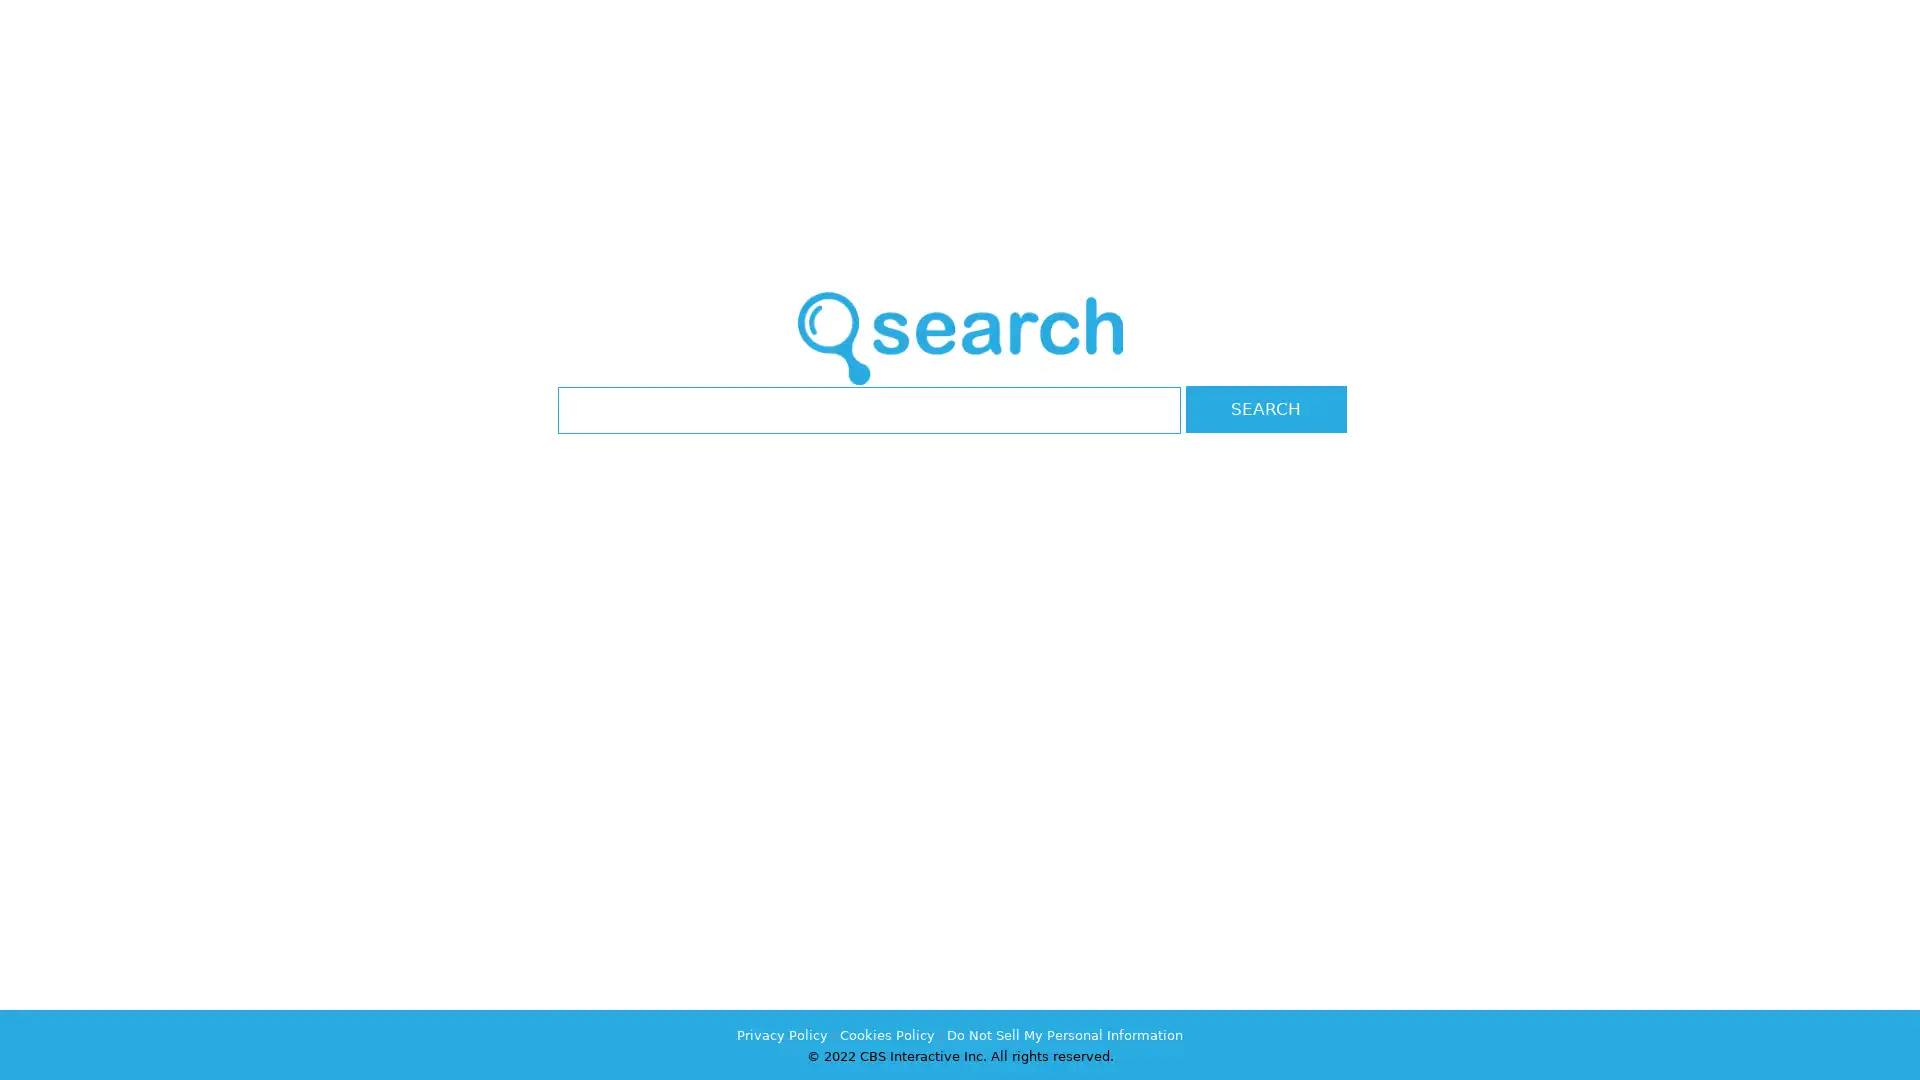 The height and width of the screenshot is (1080, 1920). Describe the element at coordinates (1265, 408) in the screenshot. I see `SEARCH` at that location.